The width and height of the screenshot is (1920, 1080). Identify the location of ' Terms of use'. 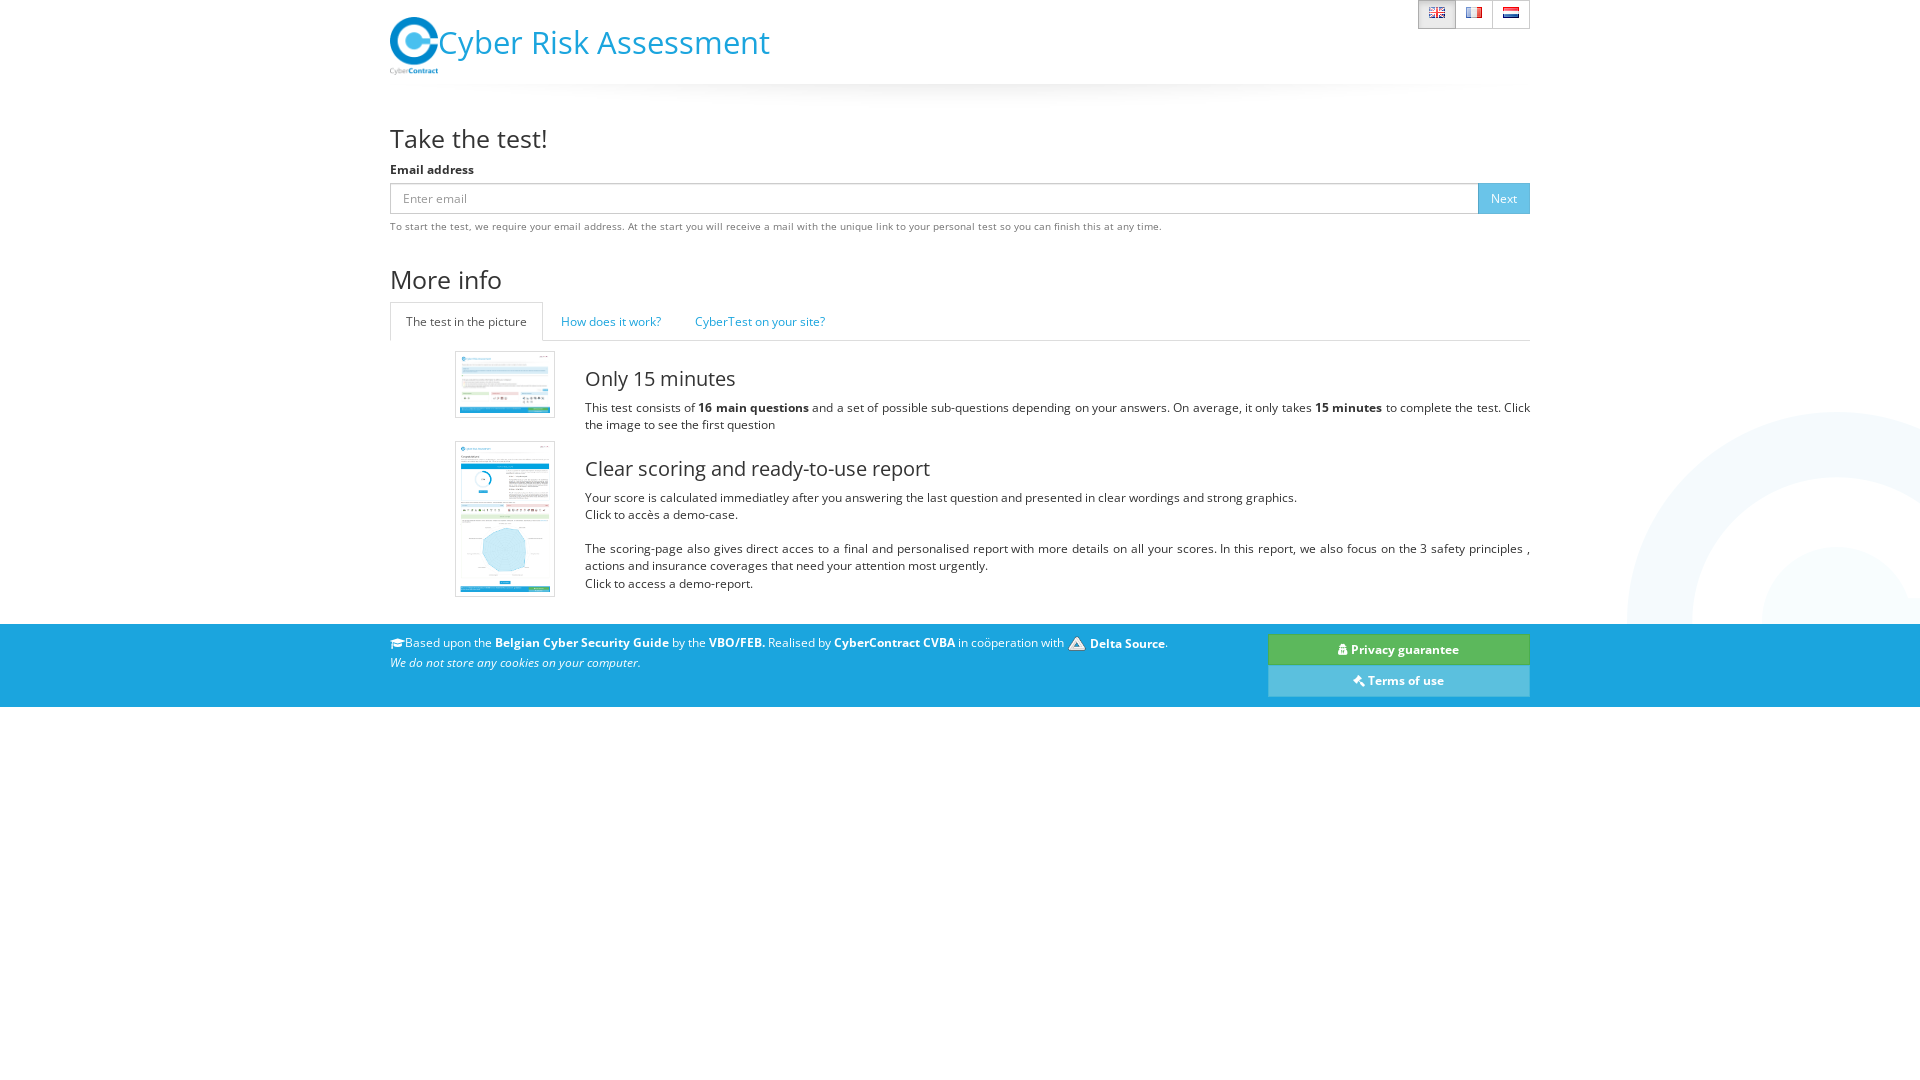
(1398, 679).